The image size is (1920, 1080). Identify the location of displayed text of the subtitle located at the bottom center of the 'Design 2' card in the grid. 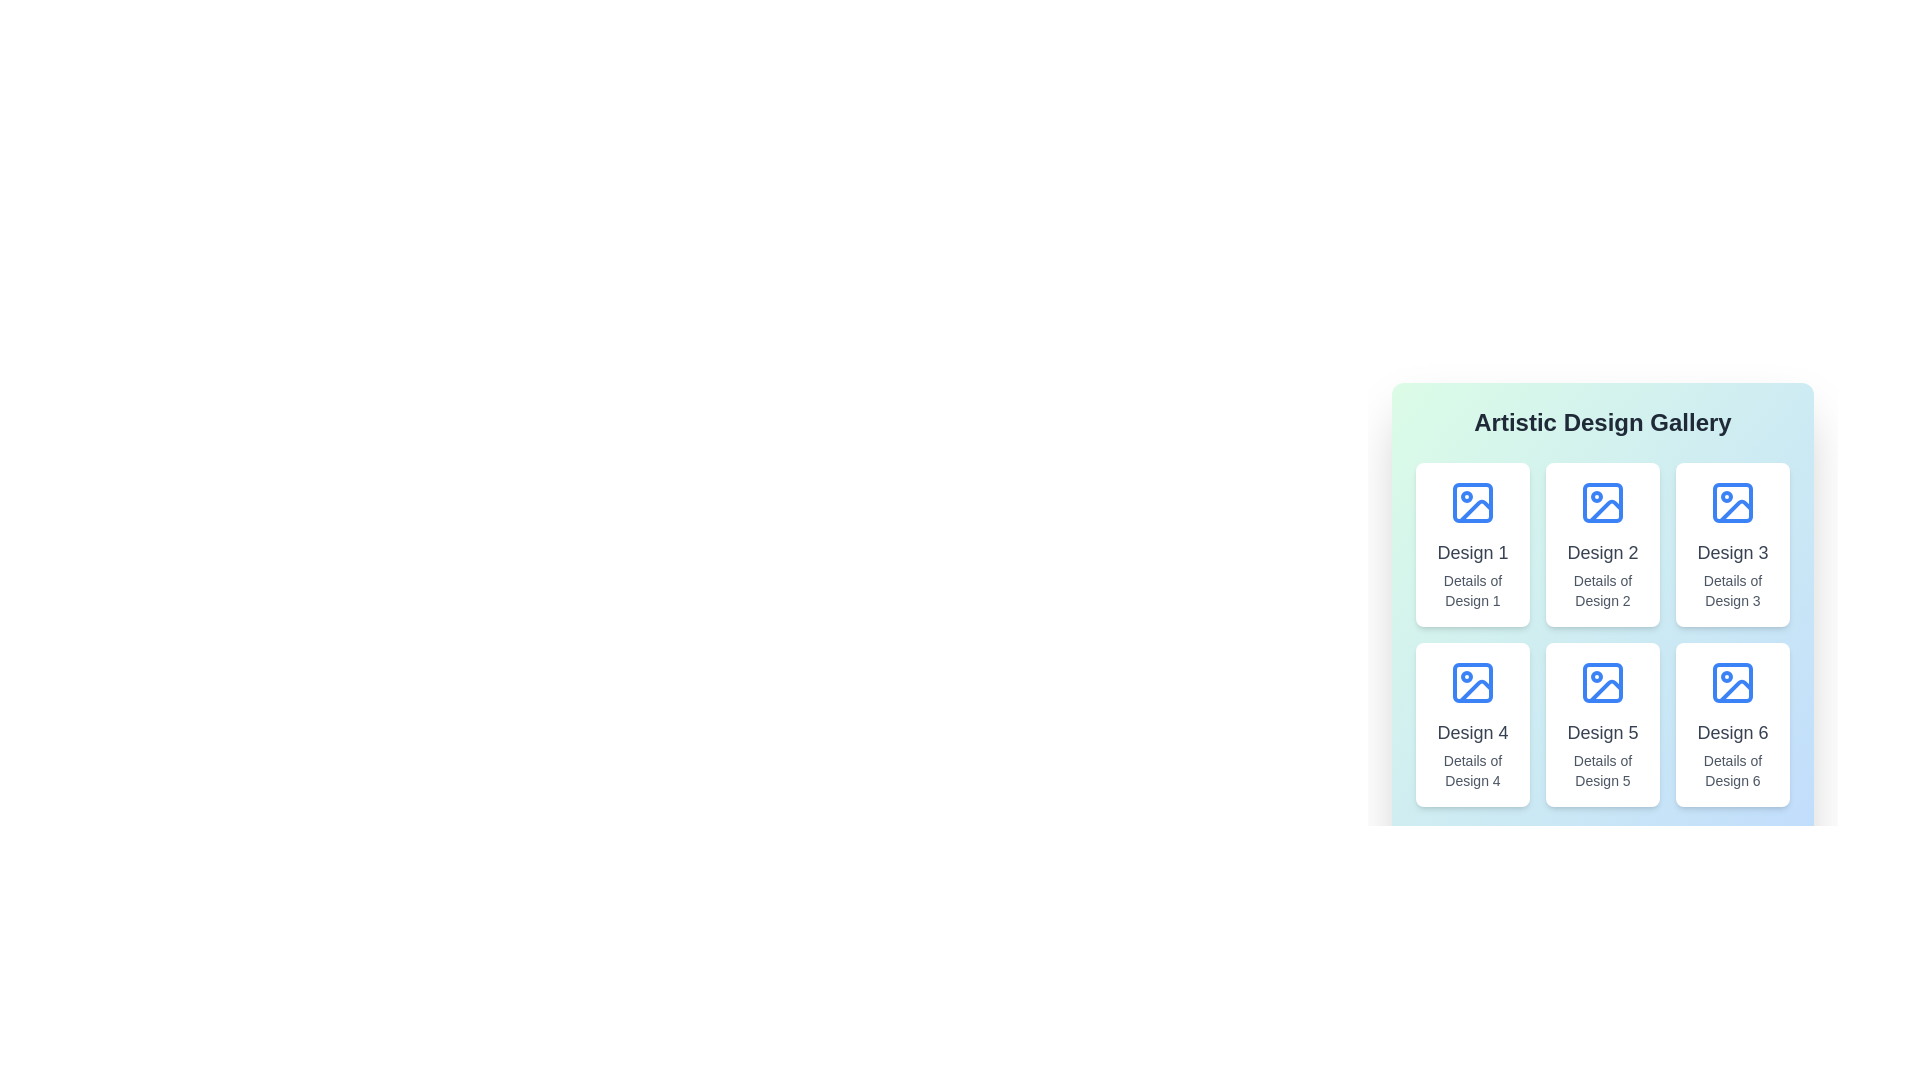
(1603, 589).